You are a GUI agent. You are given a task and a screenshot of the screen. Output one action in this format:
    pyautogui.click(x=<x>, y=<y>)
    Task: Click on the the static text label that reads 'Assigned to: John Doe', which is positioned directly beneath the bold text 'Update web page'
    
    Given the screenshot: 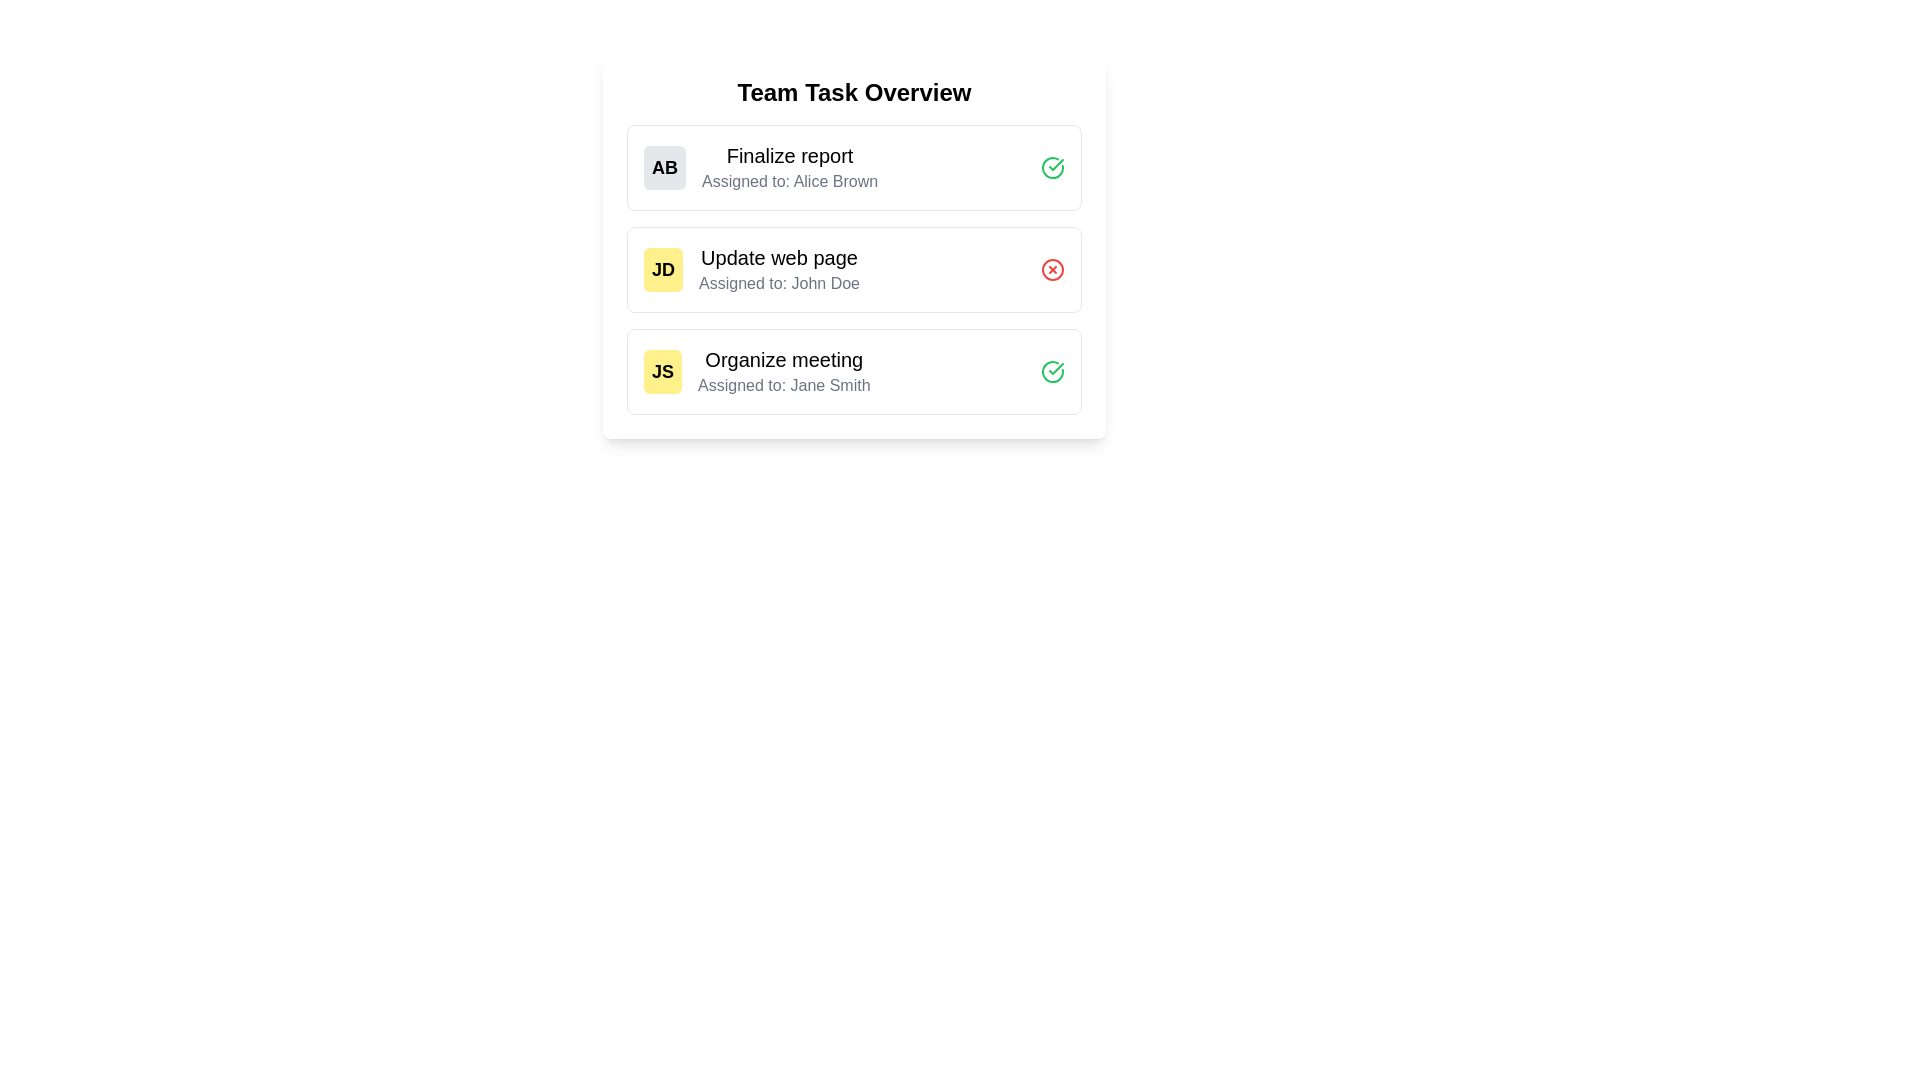 What is the action you would take?
    pyautogui.click(x=778, y=284)
    